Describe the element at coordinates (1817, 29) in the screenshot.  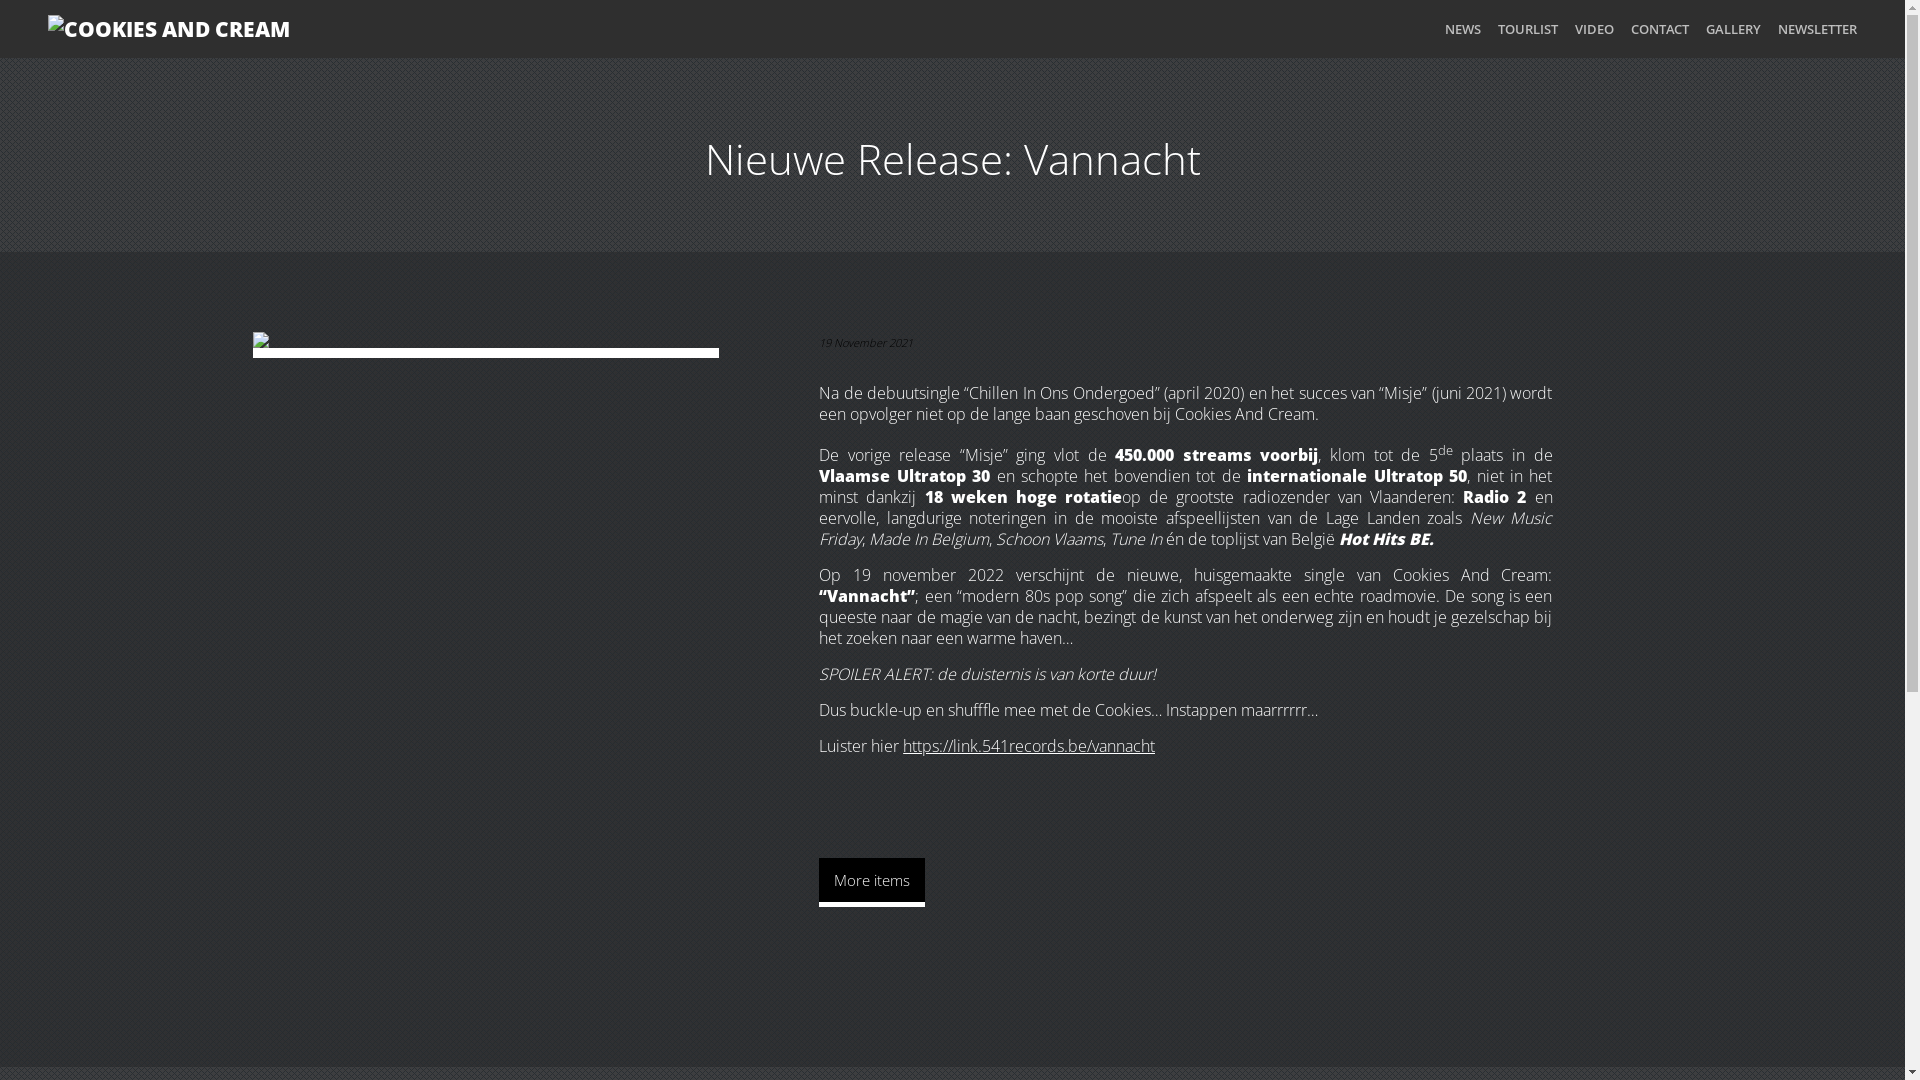
I see `'NEWSLETTER'` at that location.